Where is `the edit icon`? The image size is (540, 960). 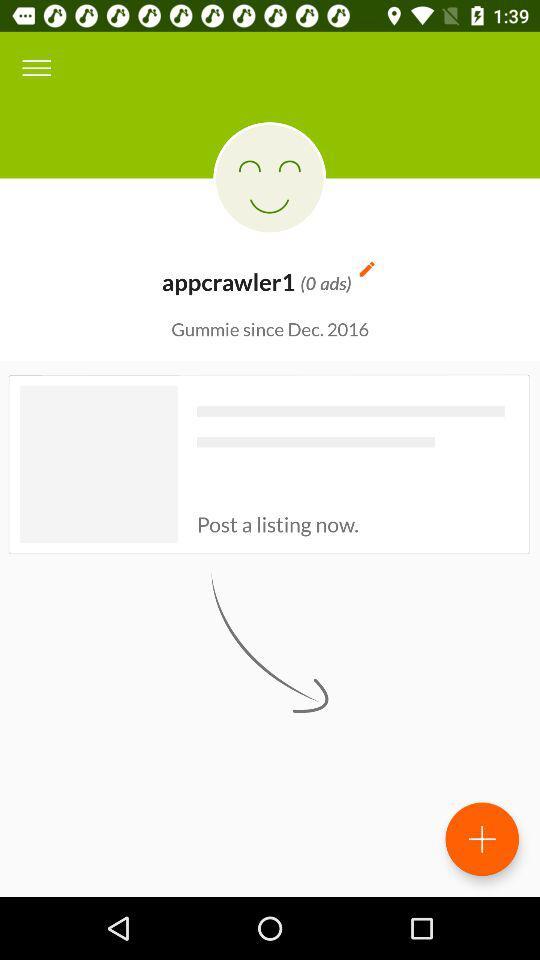 the edit icon is located at coordinates (366, 268).